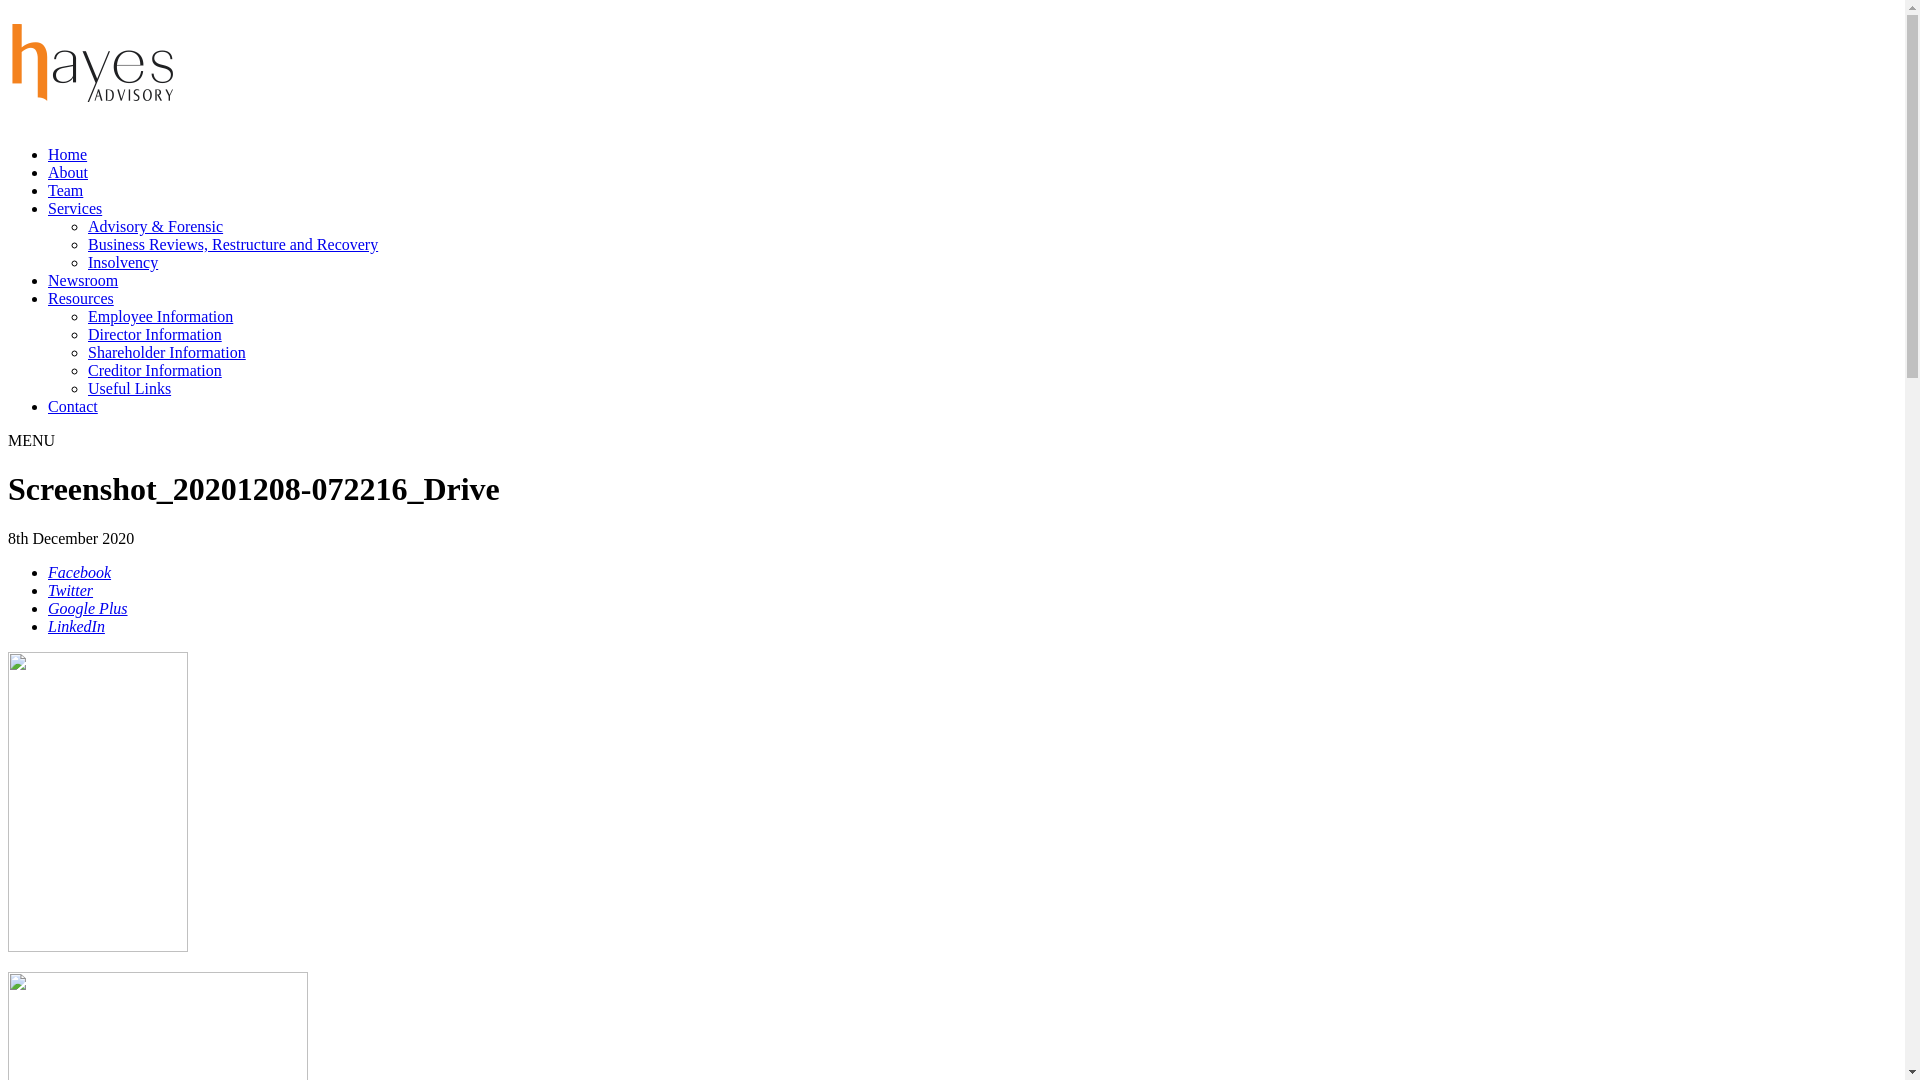 The image size is (1920, 1080). Describe the element at coordinates (67, 153) in the screenshot. I see `'Home'` at that location.